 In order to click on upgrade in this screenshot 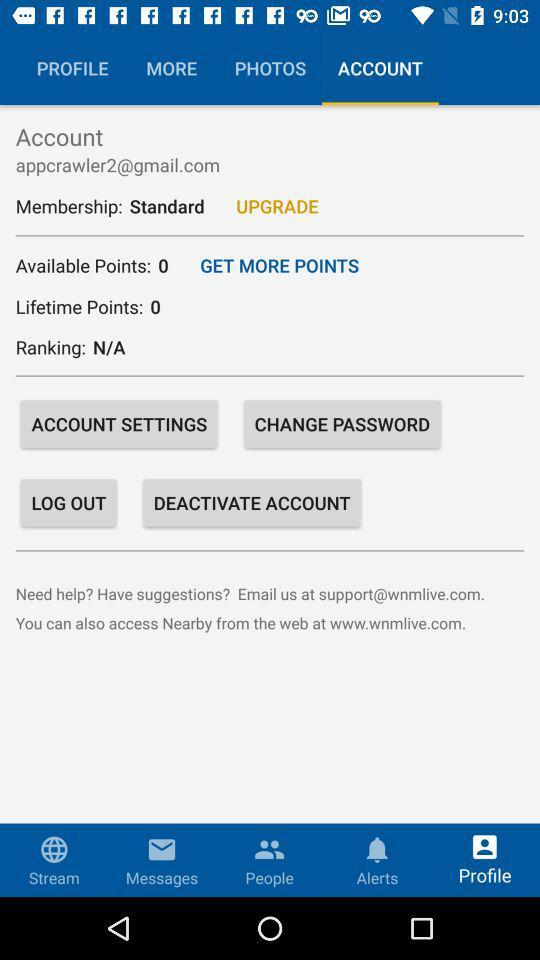, I will do `click(276, 206)`.